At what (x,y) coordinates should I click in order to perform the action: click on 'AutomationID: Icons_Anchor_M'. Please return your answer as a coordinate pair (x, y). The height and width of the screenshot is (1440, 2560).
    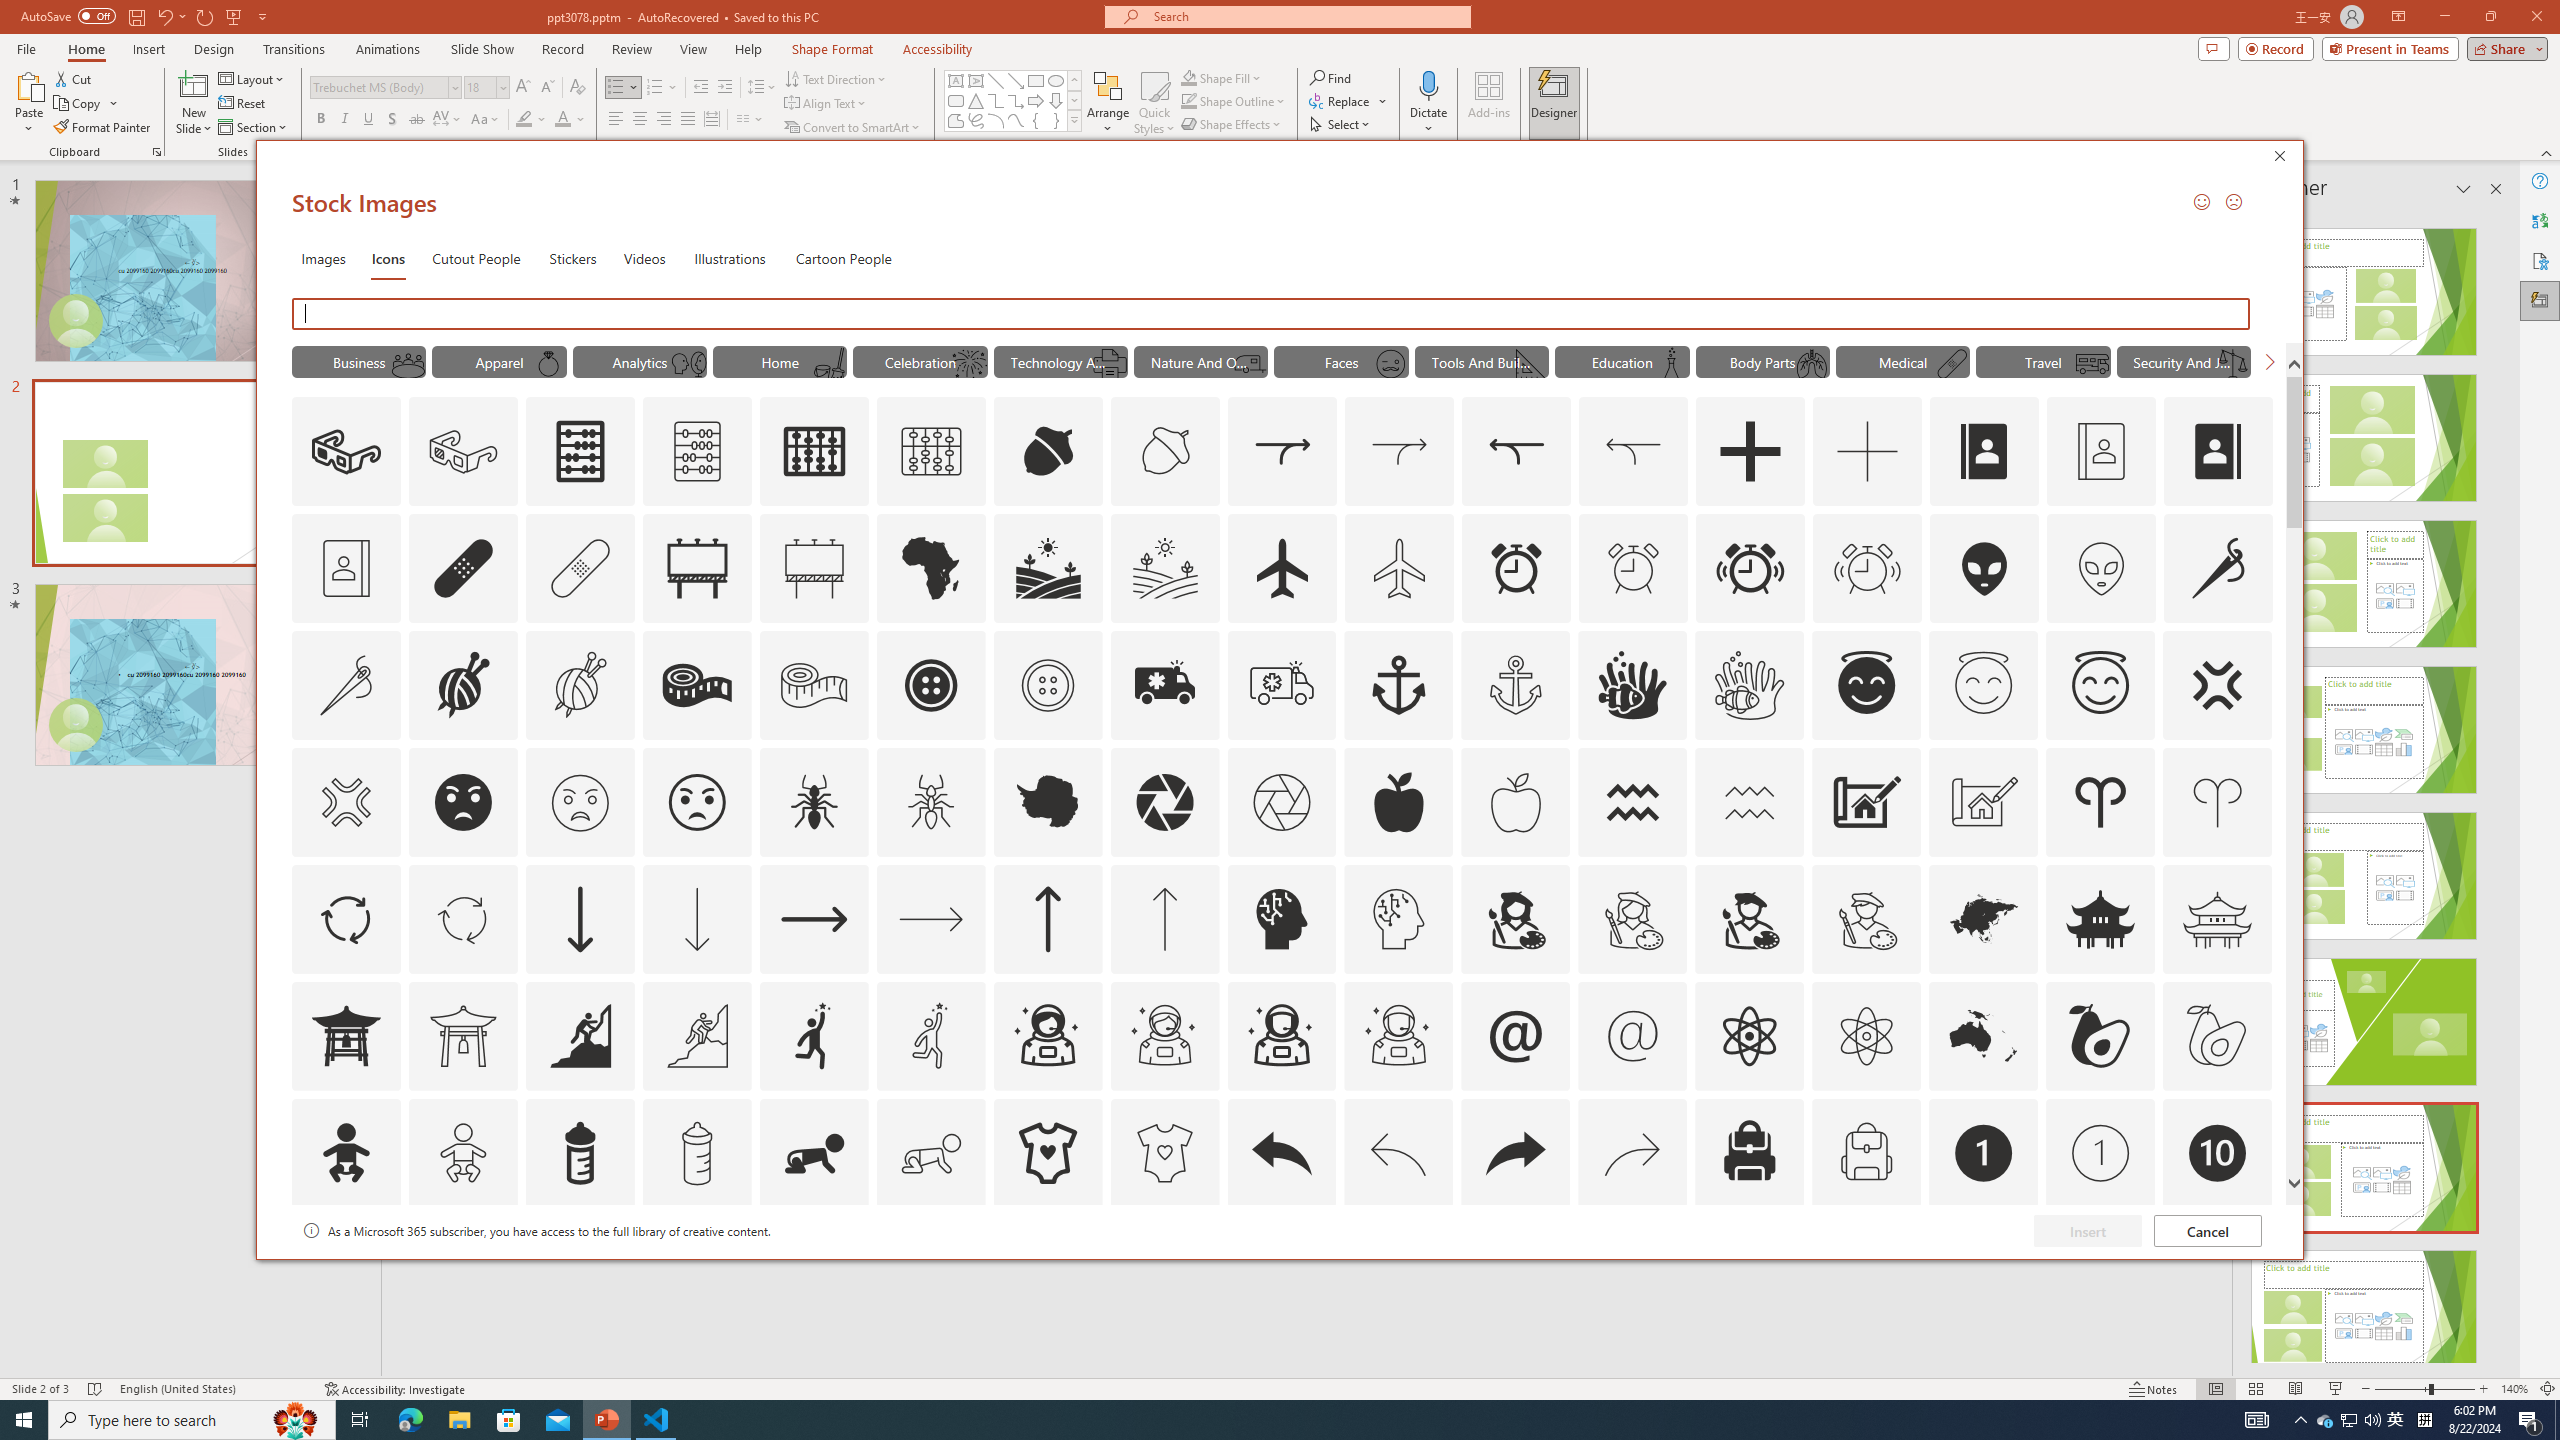
    Looking at the image, I should click on (1515, 685).